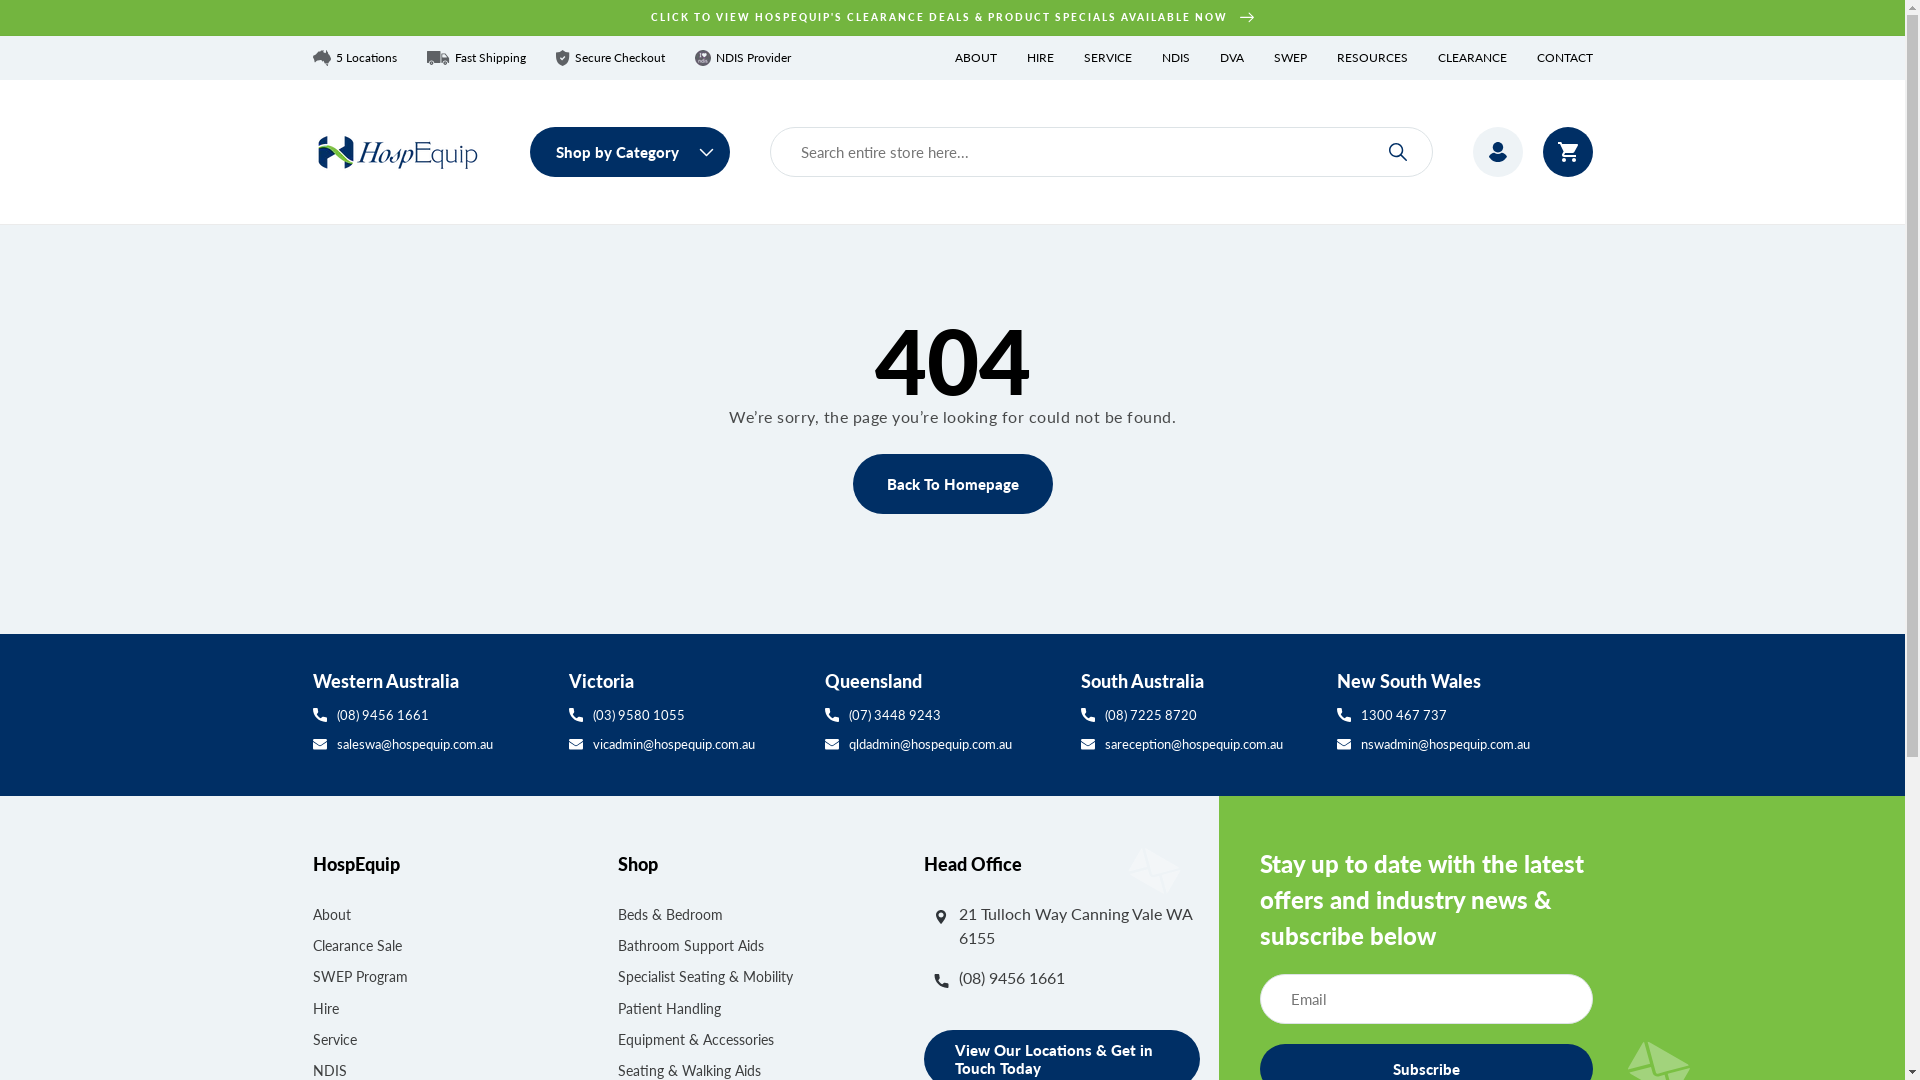  Describe the element at coordinates (1039, 56) in the screenshot. I see `'HIRE'` at that location.